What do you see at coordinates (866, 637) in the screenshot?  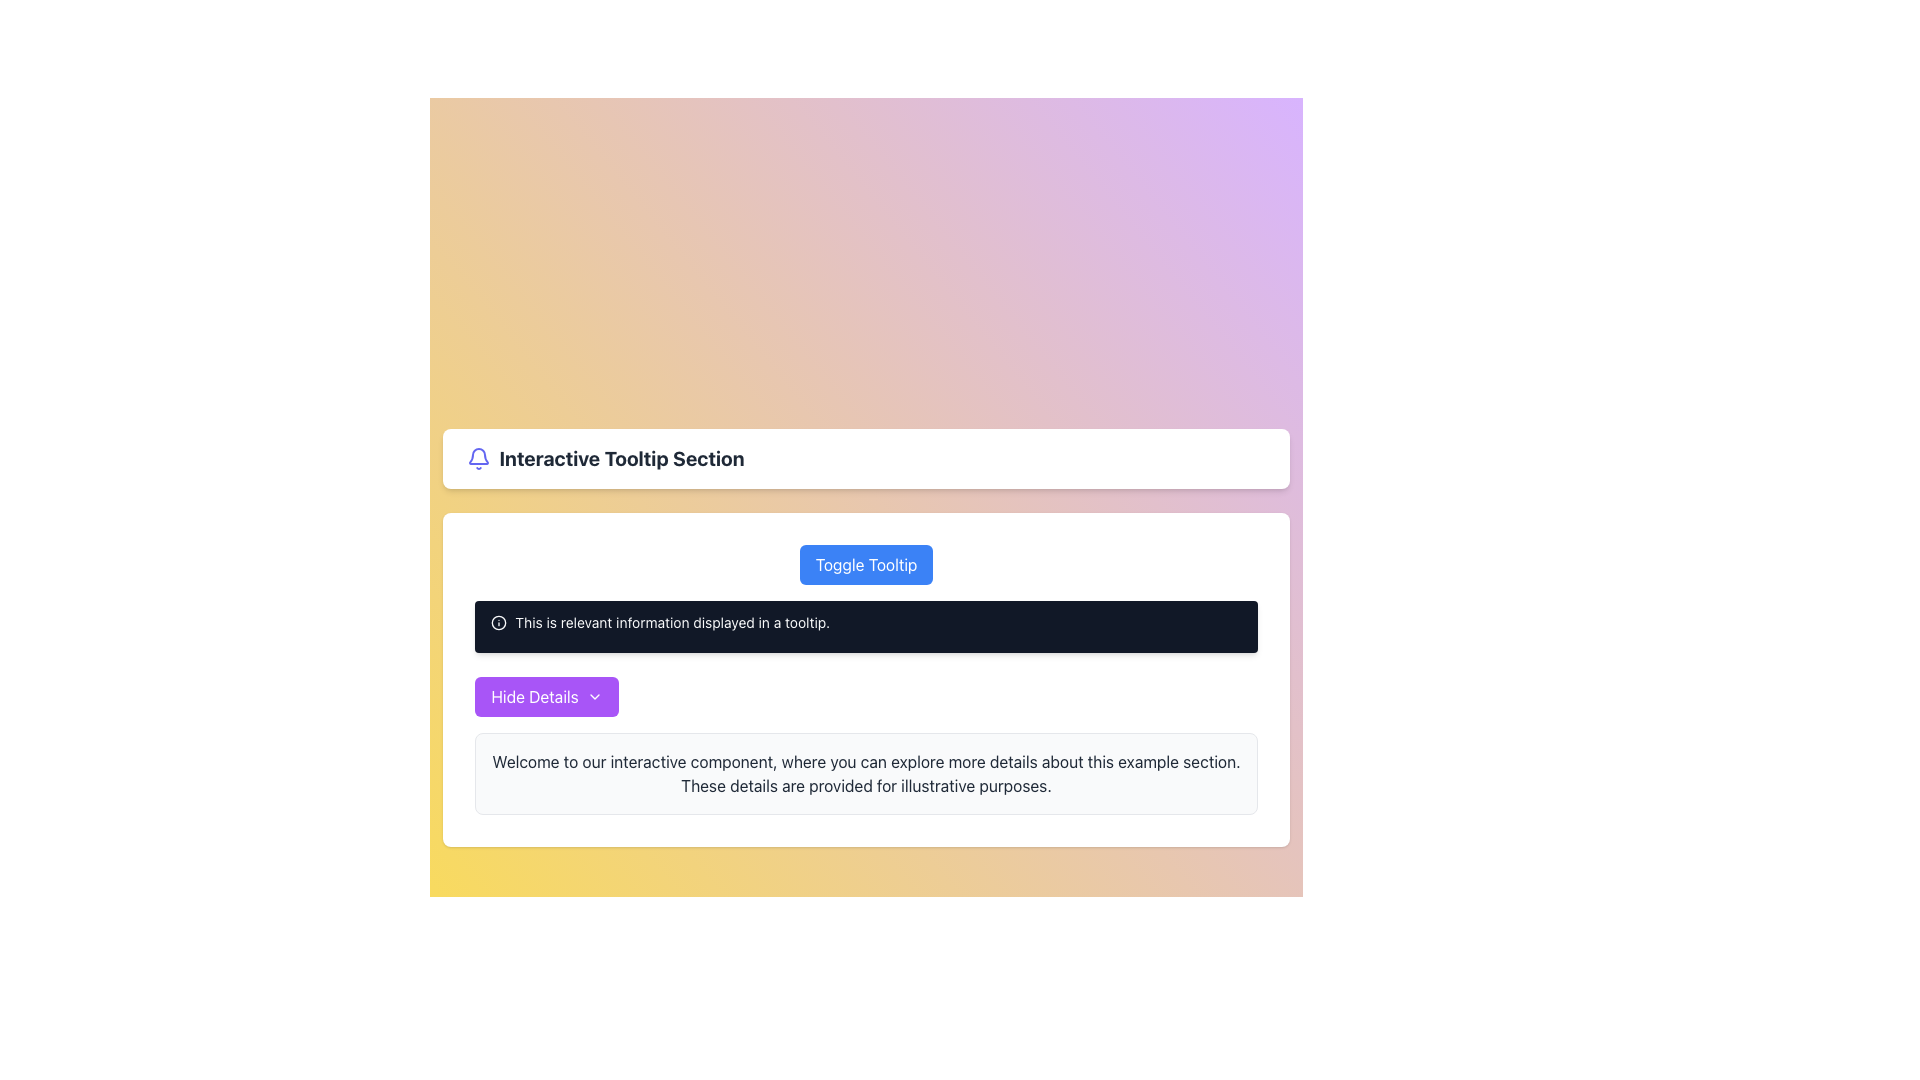 I see `the Informational Tooltip located centrally below the title 'Interactive Tooltip Section' and above the 'Hide Details' button to trigger the tooltip` at bounding box center [866, 637].